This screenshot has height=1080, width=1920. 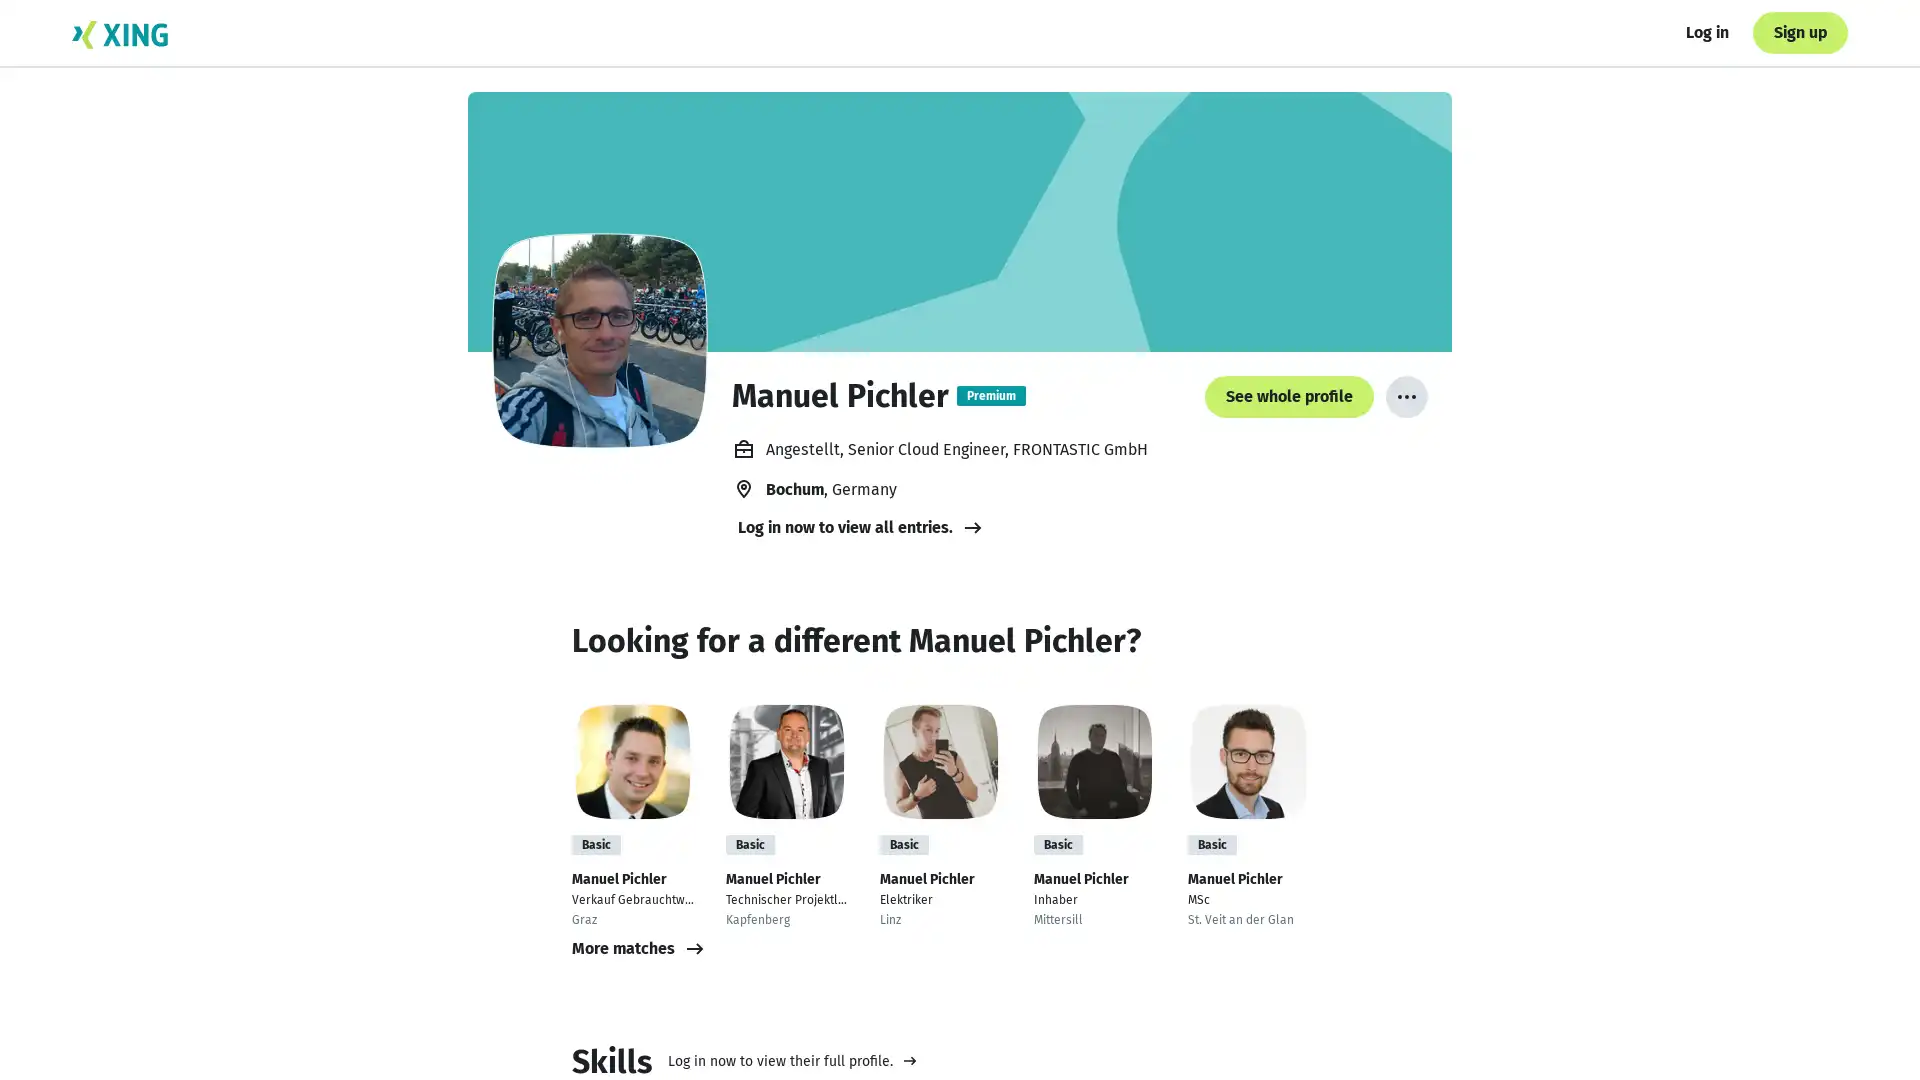 What do you see at coordinates (1366, 1022) in the screenshot?
I see `See whole profile` at bounding box center [1366, 1022].